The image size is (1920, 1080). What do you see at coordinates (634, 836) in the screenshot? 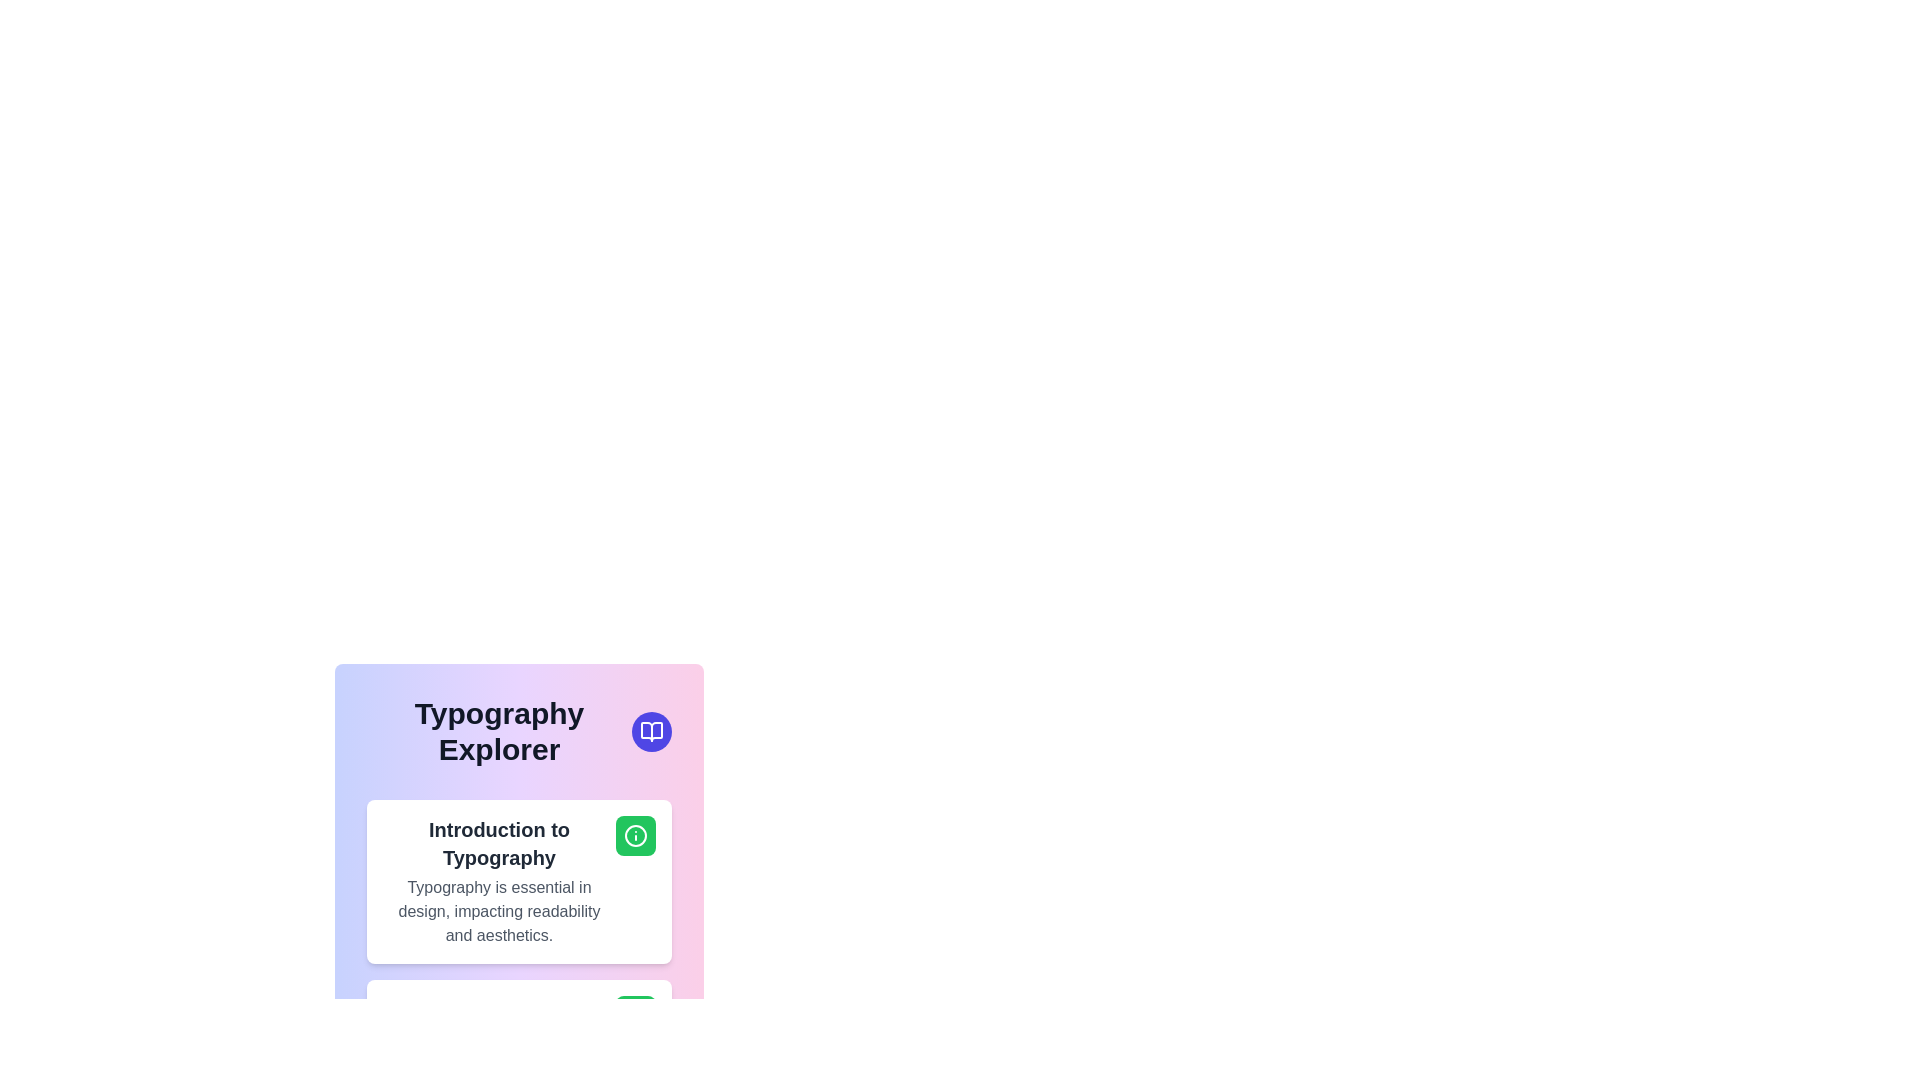
I see `the green button with a white circular information icon located at the top-right corner of the 'Typography Explorer' card, adjacent to the text 'Introduction to Typography'` at bounding box center [634, 836].